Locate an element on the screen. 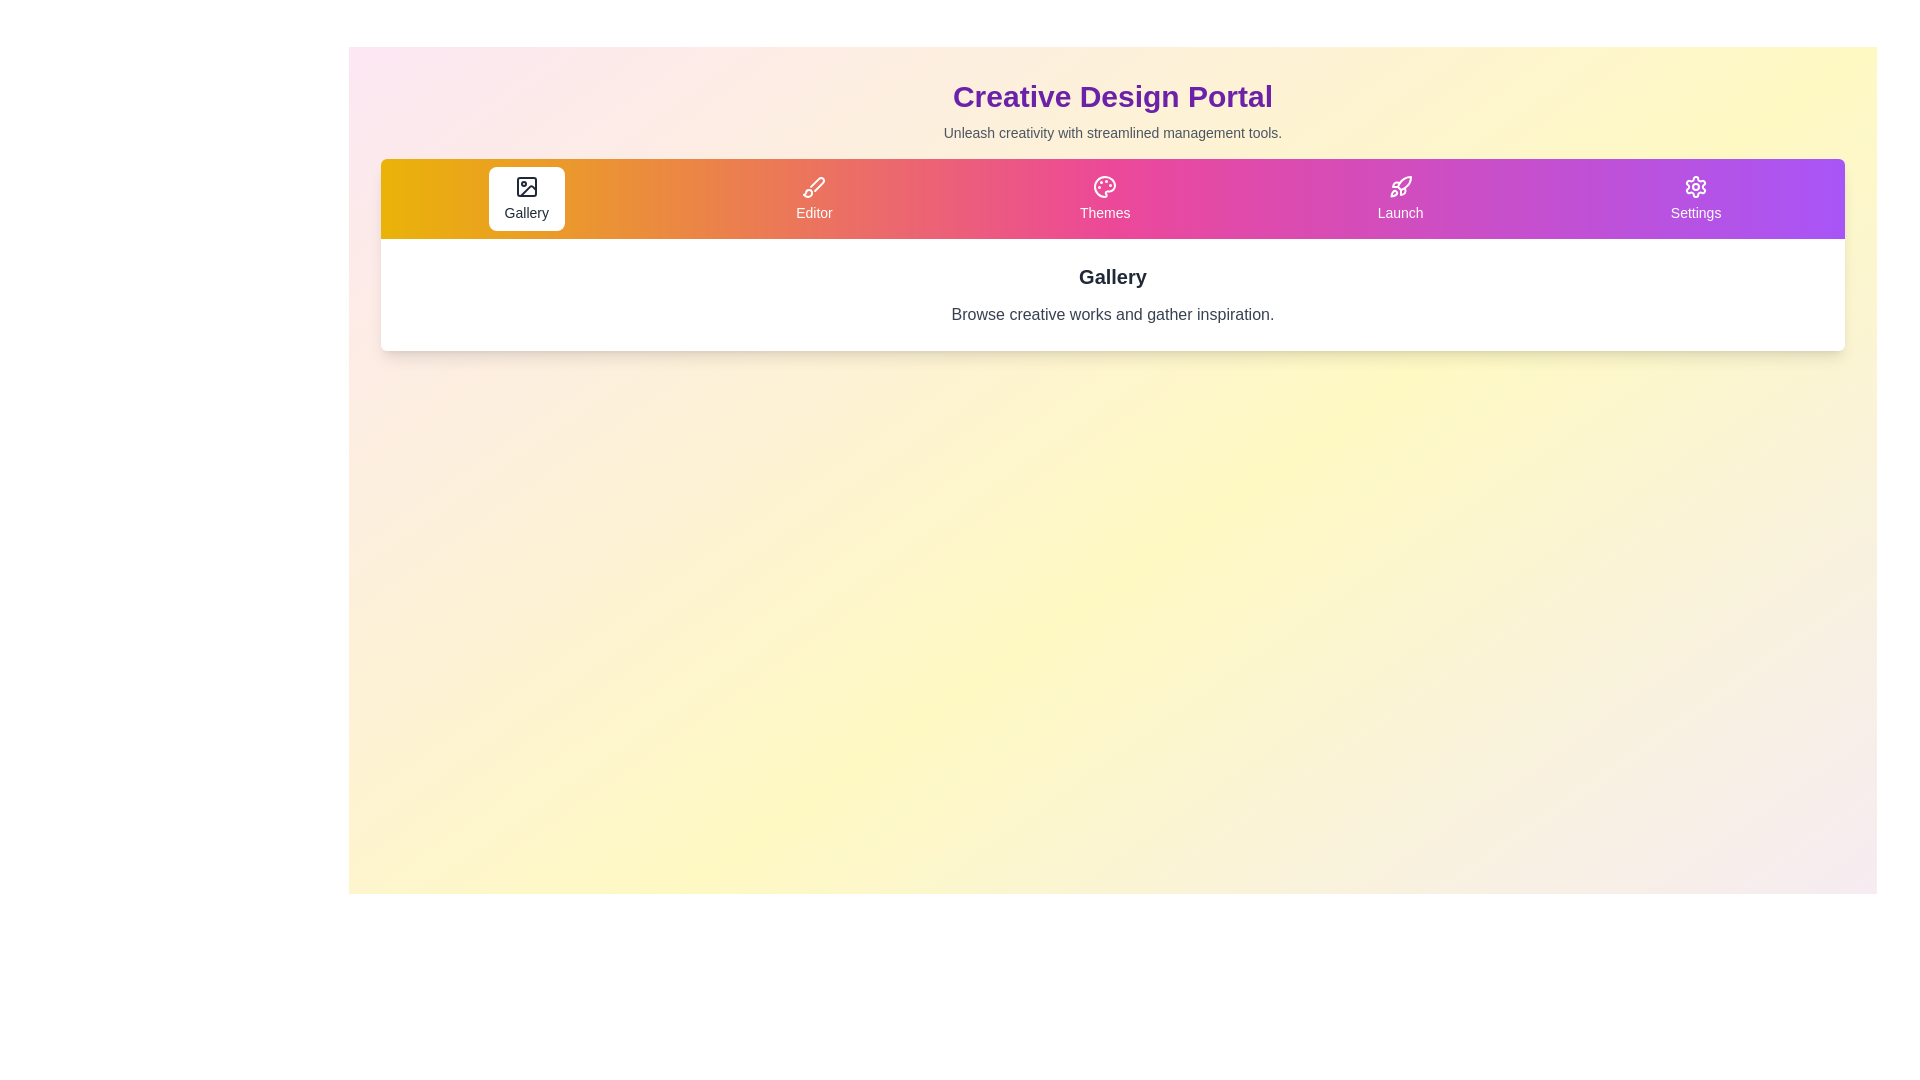 Image resolution: width=1920 pixels, height=1080 pixels. the rocket-shaped icon located in the pink-to-purple gradient section labeled 'Launch', which is the third section from the left in the navigation bar is located at coordinates (1399, 186).